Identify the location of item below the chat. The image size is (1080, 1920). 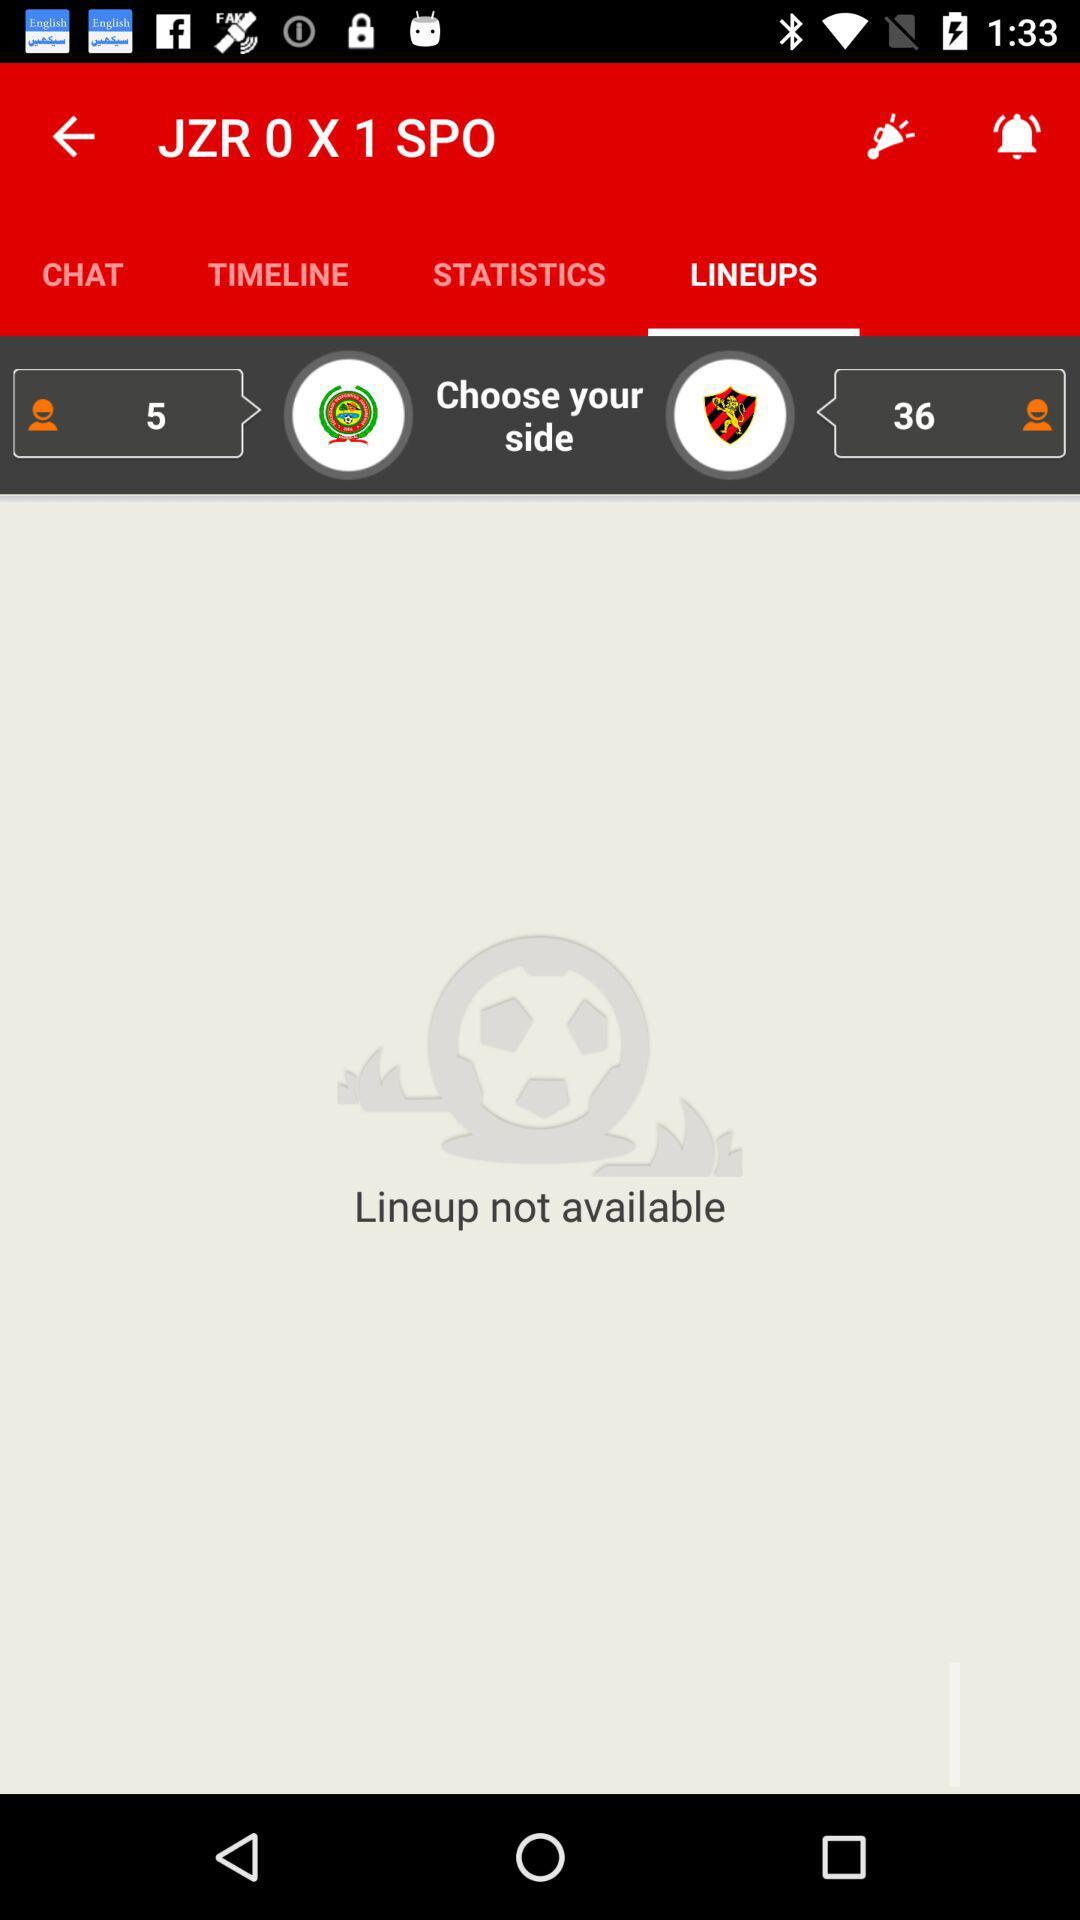
(137, 413).